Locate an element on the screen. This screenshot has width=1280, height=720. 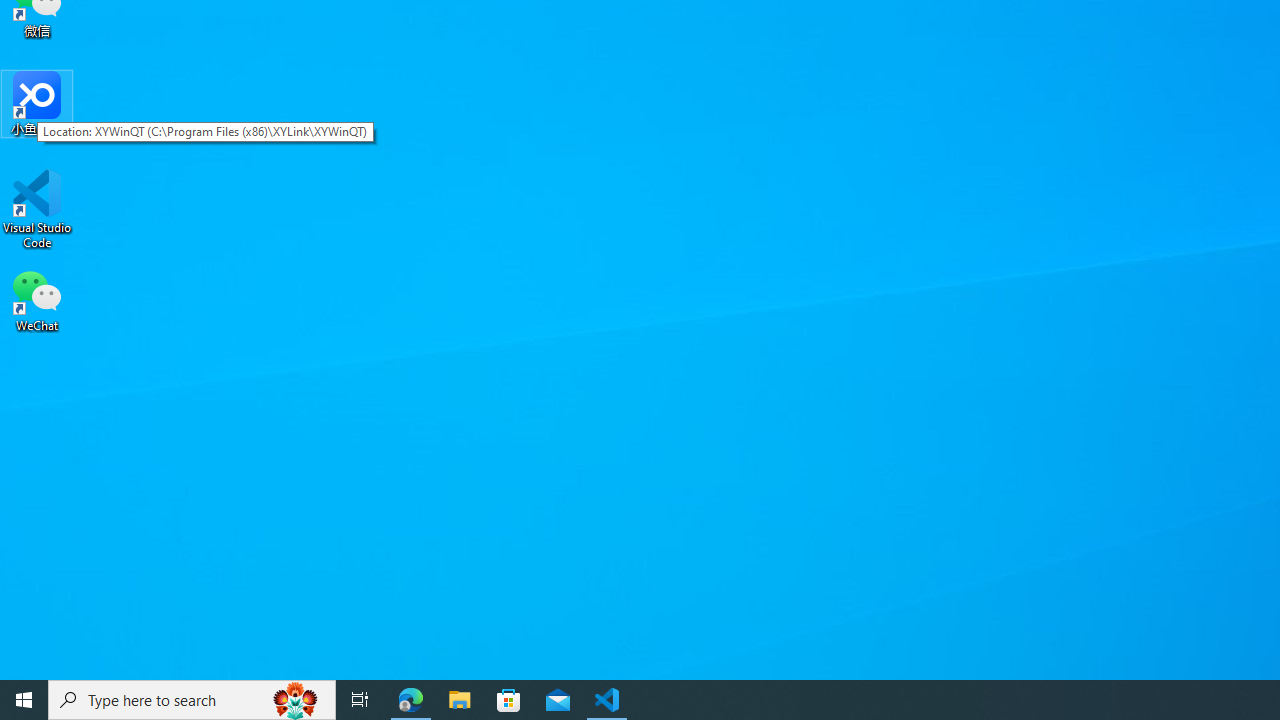
'Task View' is located at coordinates (359, 698).